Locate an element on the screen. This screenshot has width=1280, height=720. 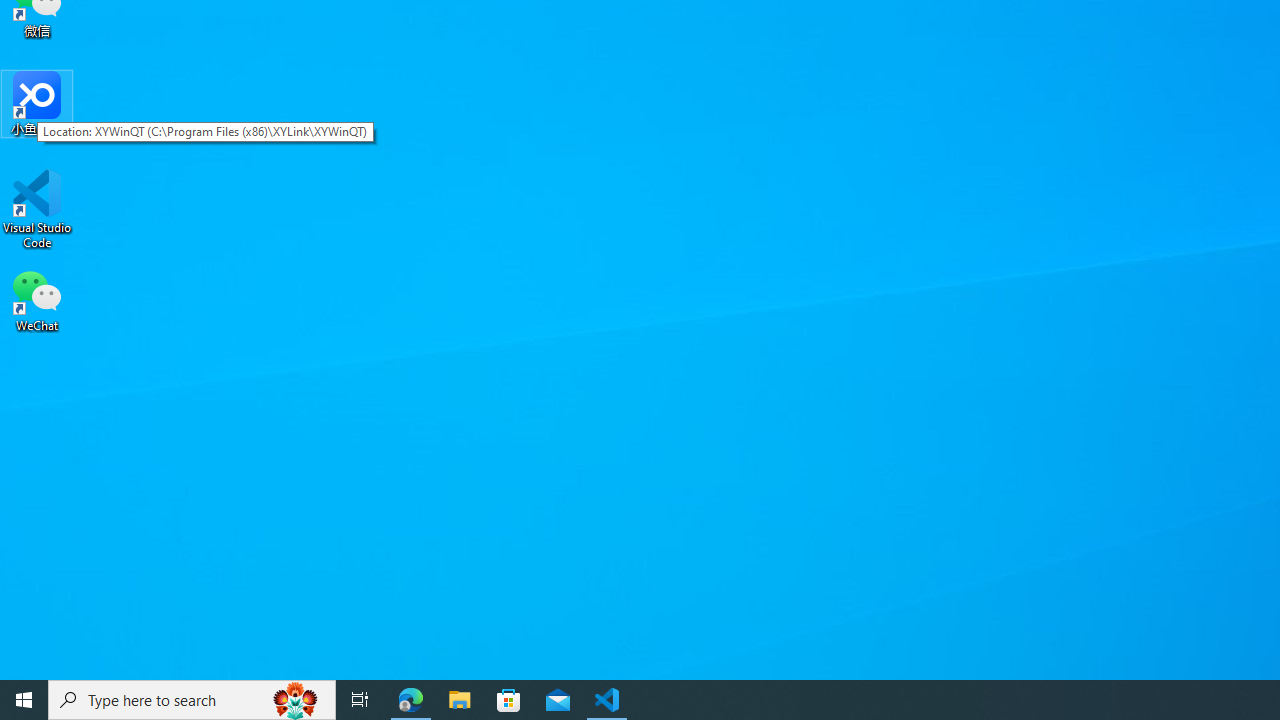
'Task View' is located at coordinates (359, 698).